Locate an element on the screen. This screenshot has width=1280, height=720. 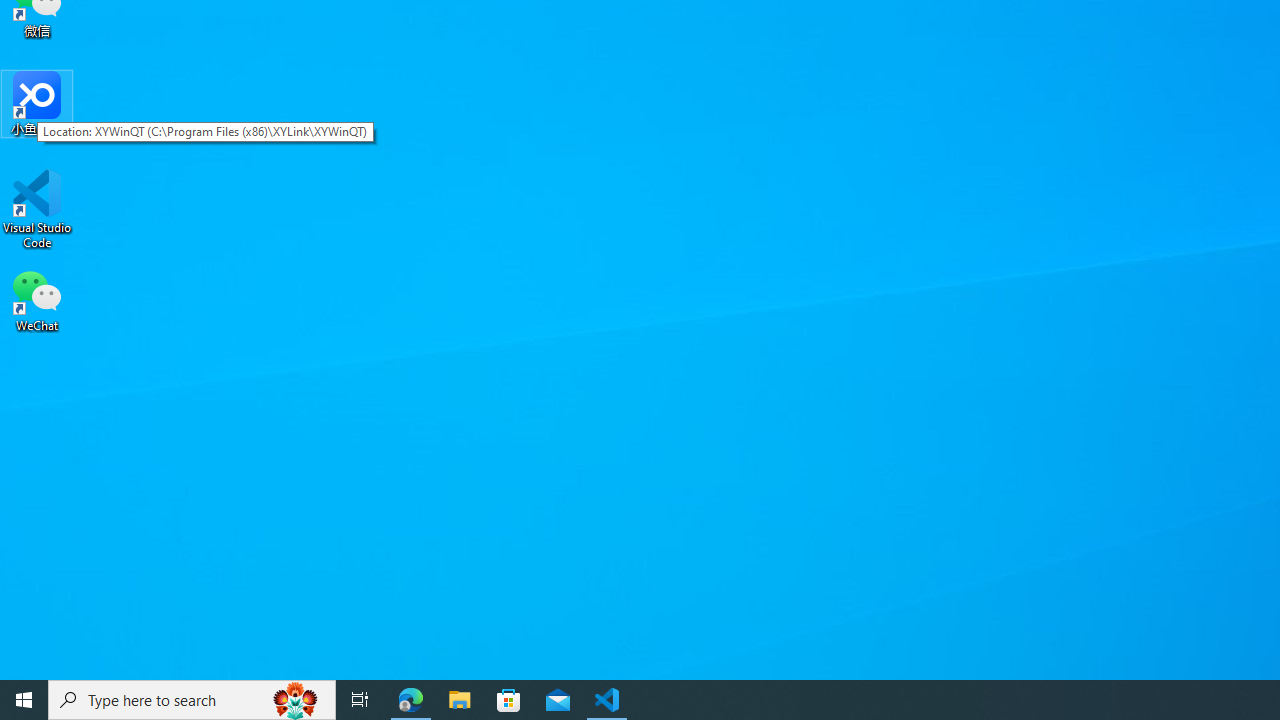
'Task View' is located at coordinates (359, 698).